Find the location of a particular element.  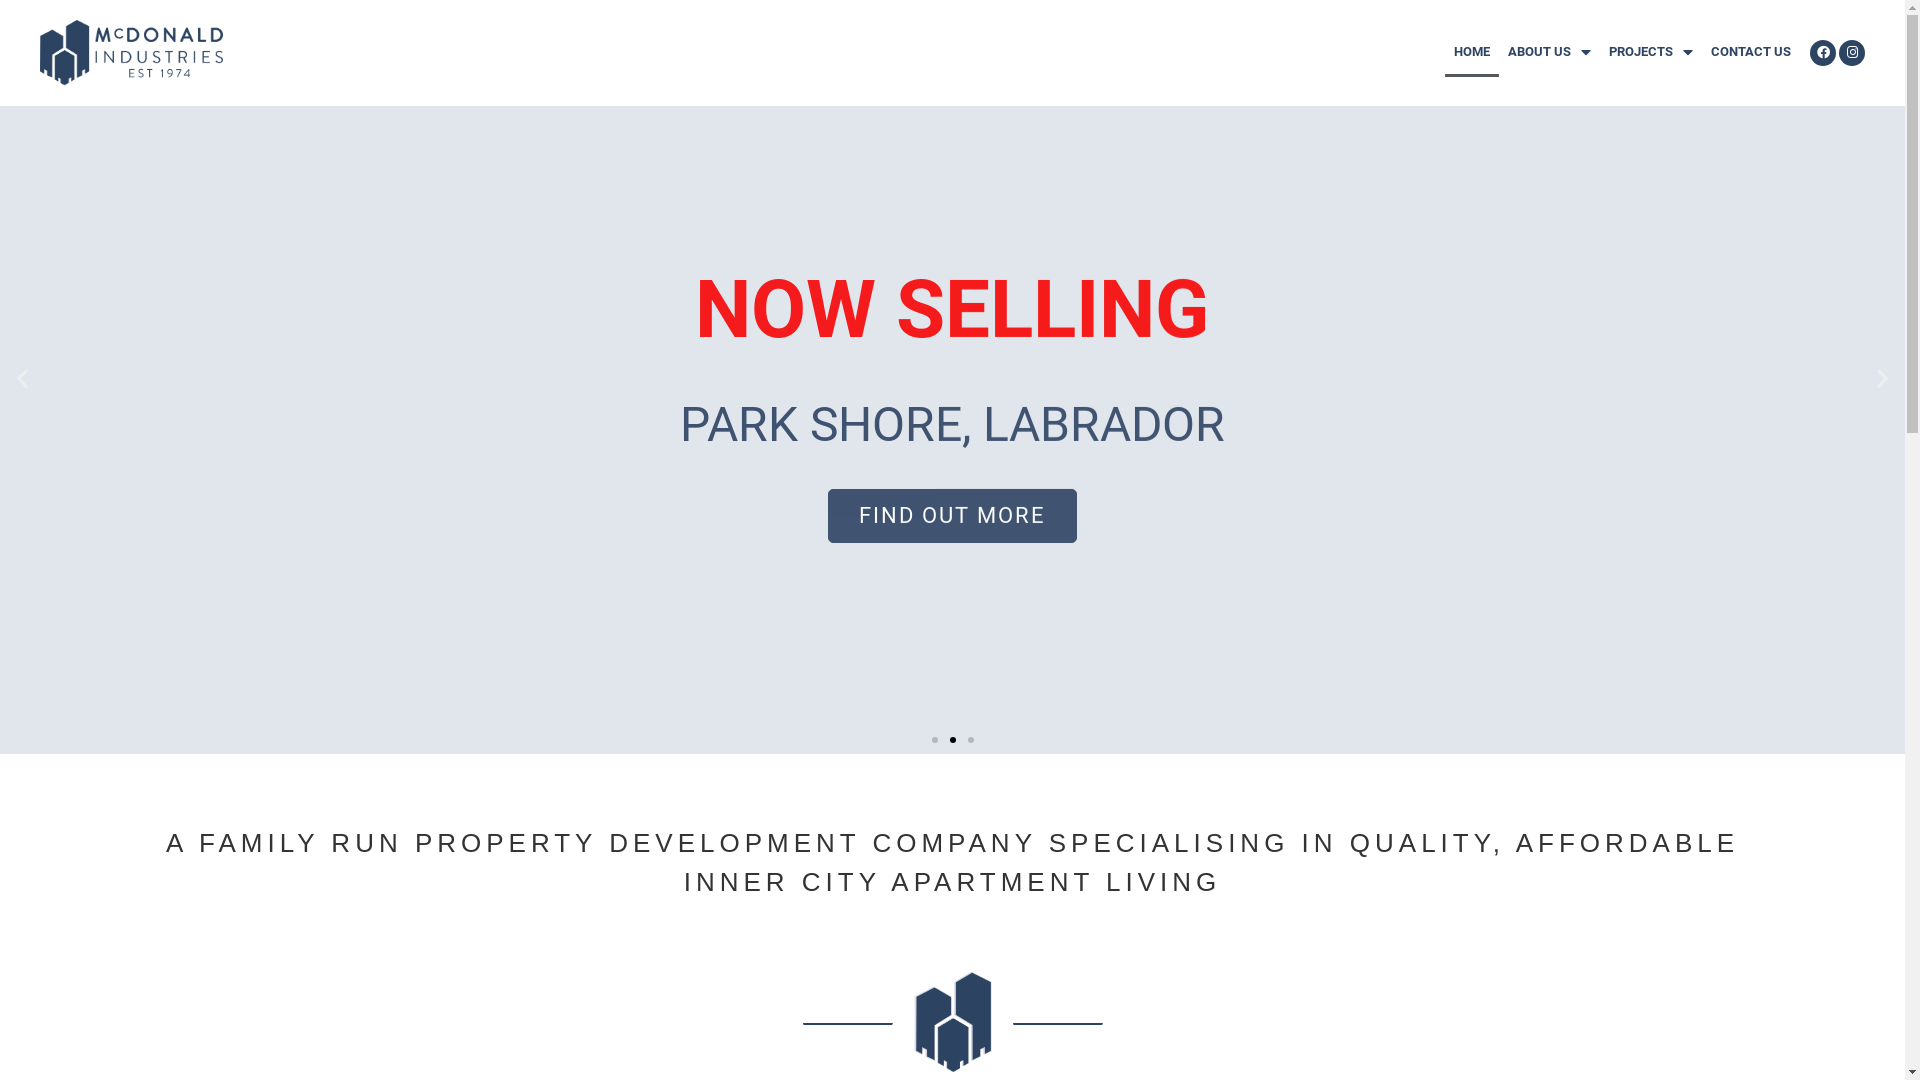

'HOME' is located at coordinates (1472, 51).